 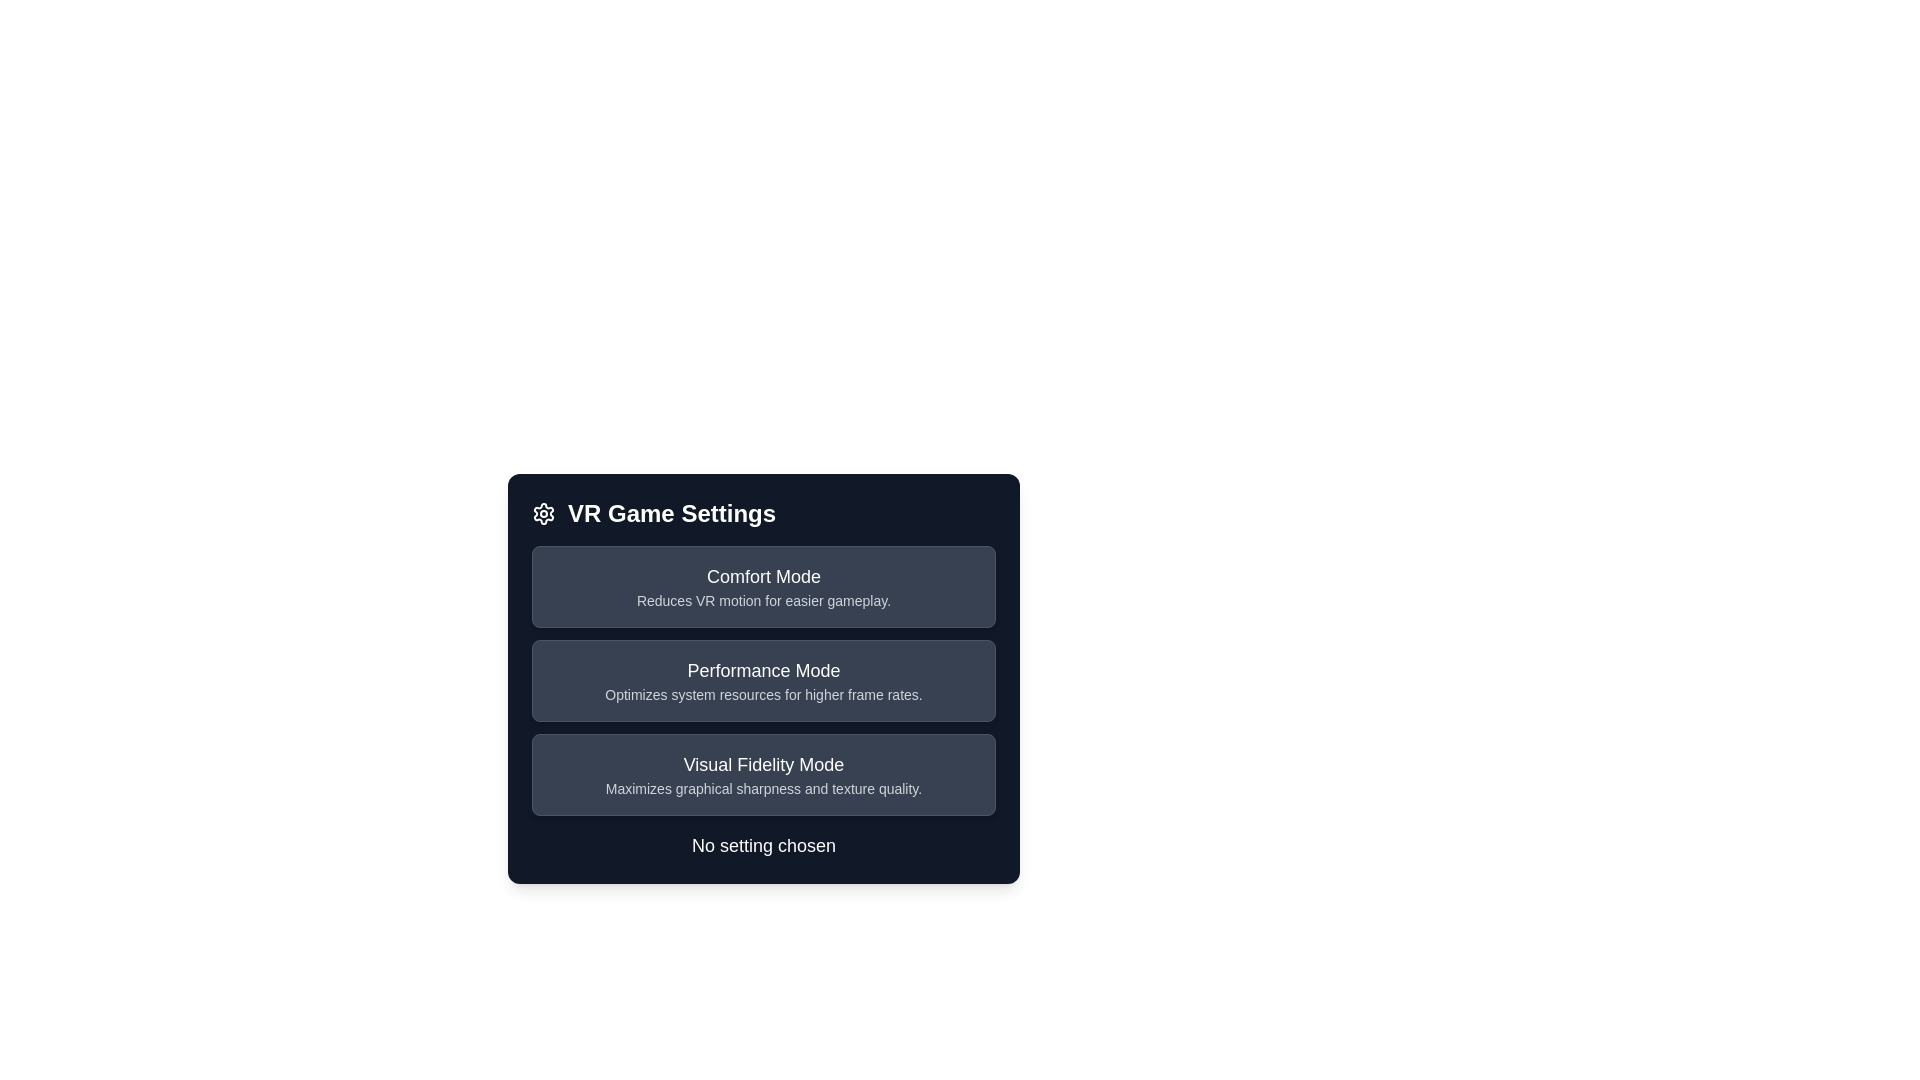 What do you see at coordinates (762, 693) in the screenshot?
I see `the descriptive label explaining the functionality of the 'Performance Mode' setting, located beneath its title in the 'VR Game Settings' interface` at bounding box center [762, 693].